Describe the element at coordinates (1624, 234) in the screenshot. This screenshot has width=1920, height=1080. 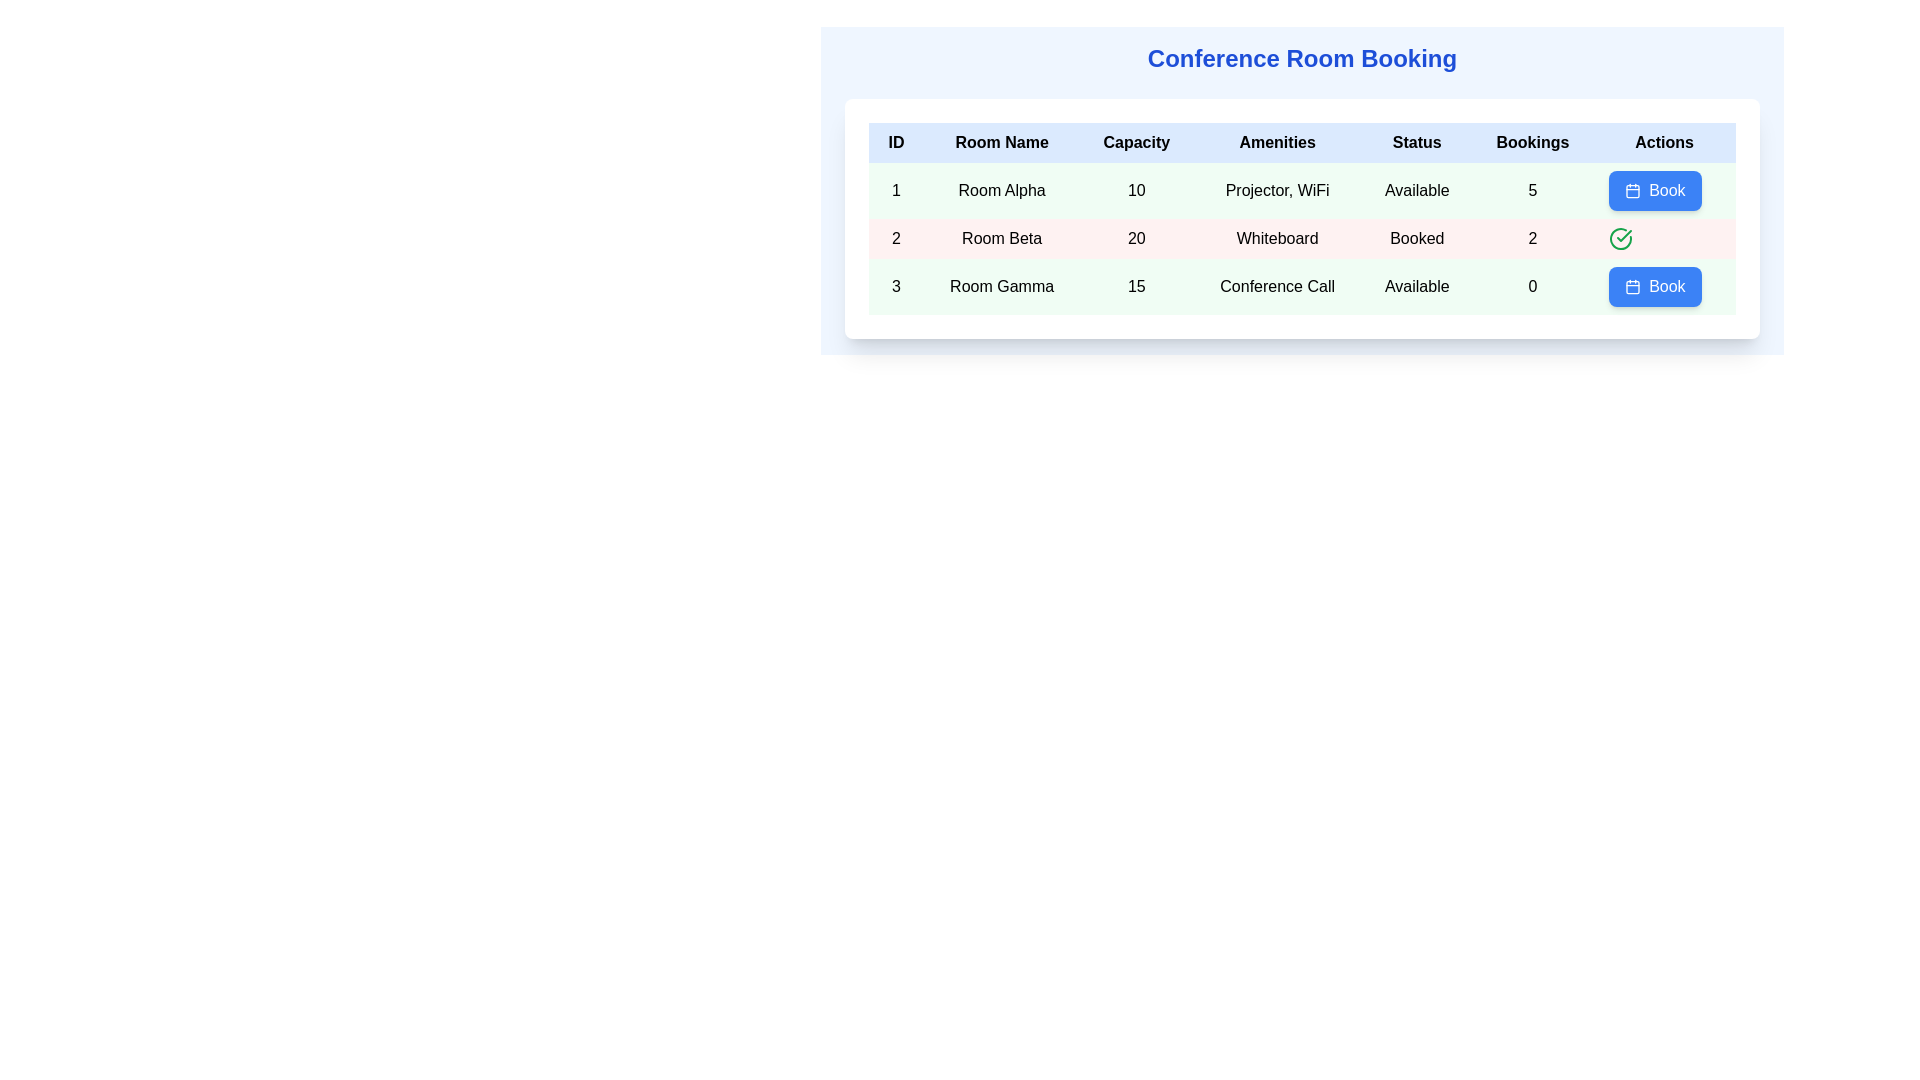
I see `the checkmark vector graphic within the circular icon in the Actions column of the second row corresponding to Room Beta` at that location.